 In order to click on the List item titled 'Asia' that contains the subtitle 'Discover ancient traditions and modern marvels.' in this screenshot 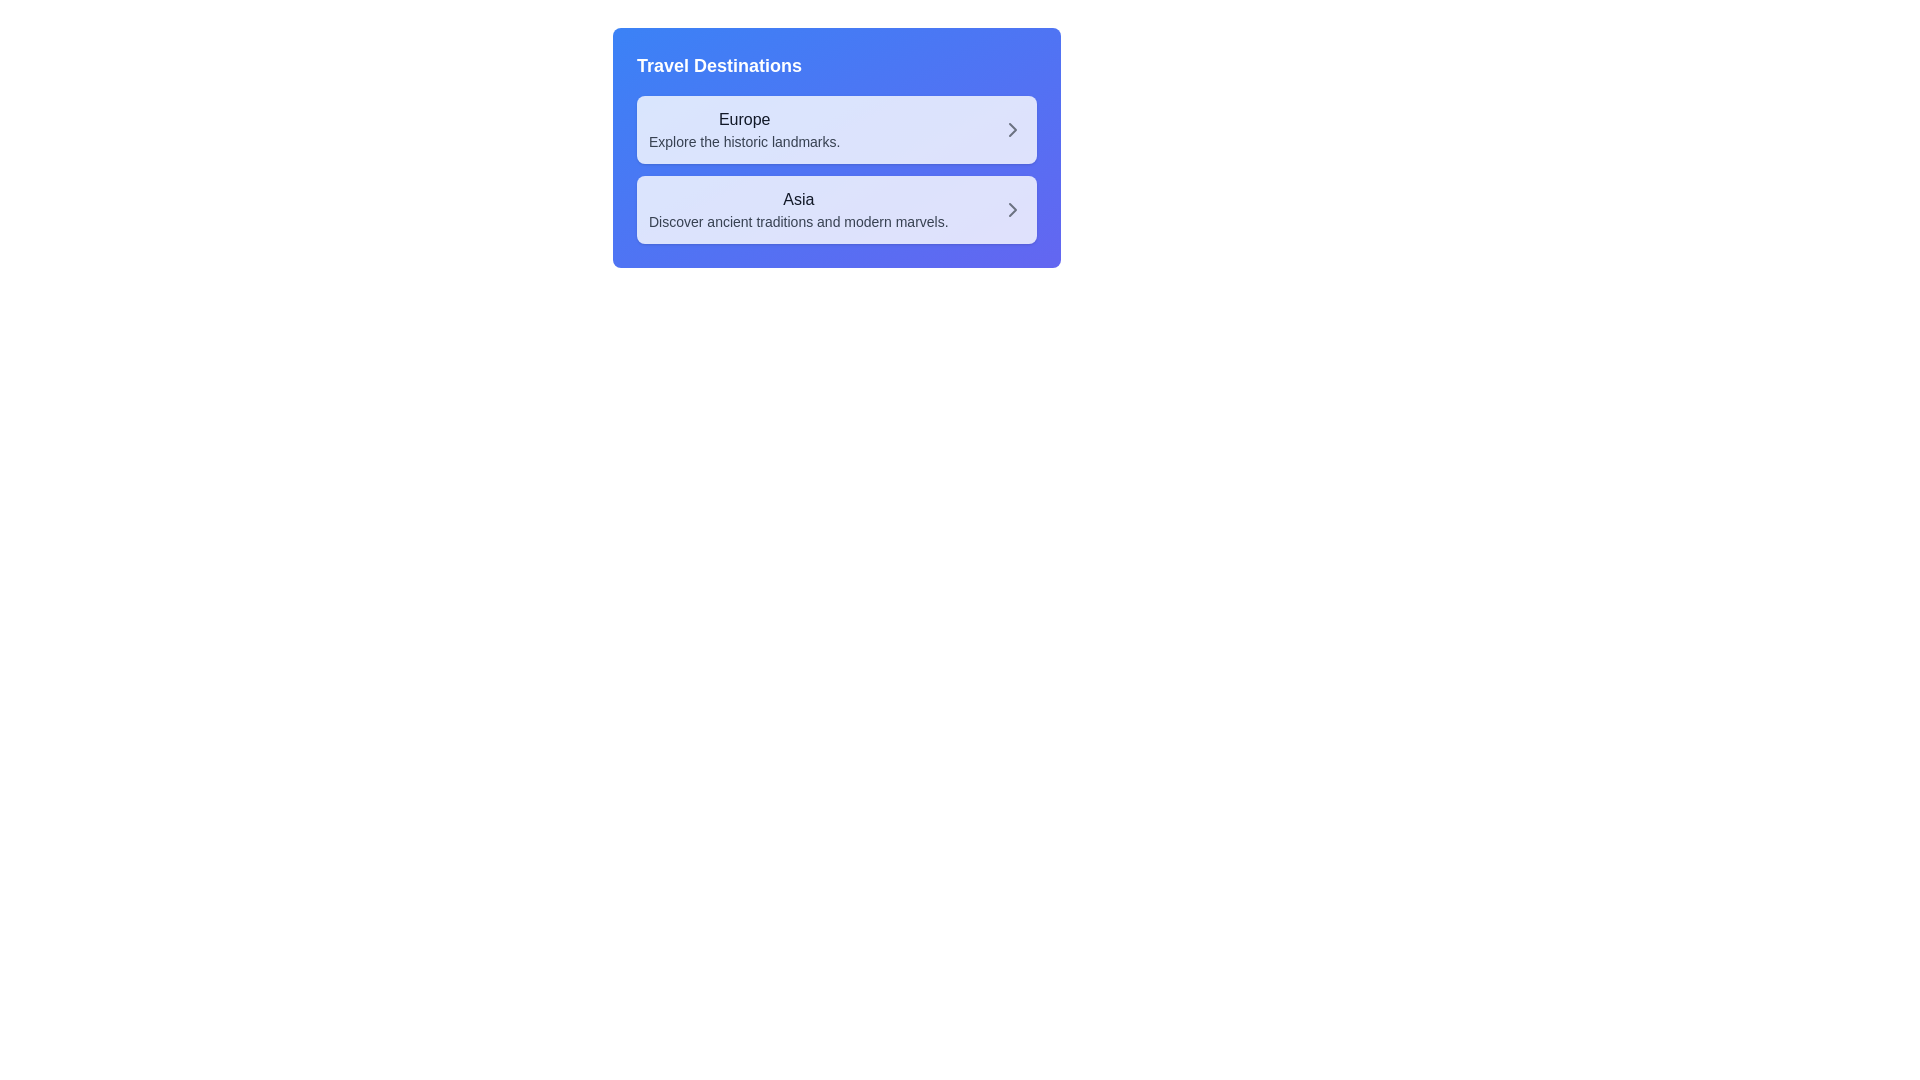, I will do `click(797, 209)`.